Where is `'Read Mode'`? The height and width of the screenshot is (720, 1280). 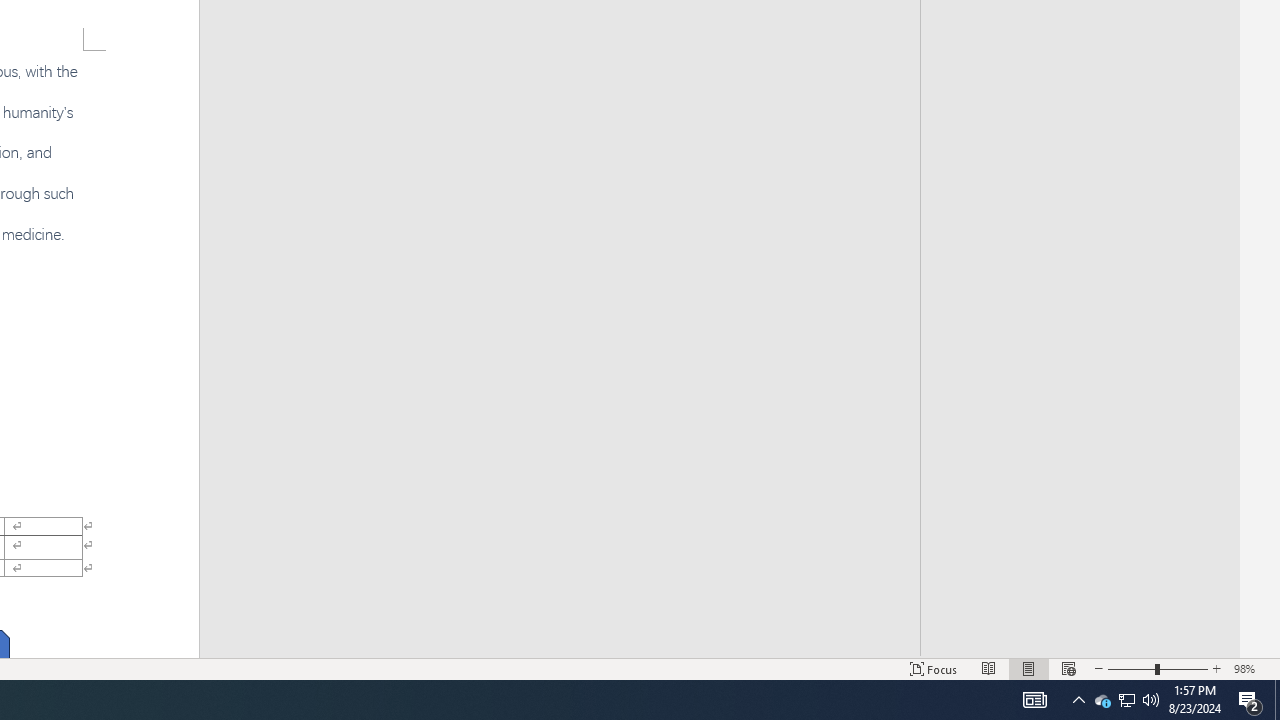 'Read Mode' is located at coordinates (988, 669).